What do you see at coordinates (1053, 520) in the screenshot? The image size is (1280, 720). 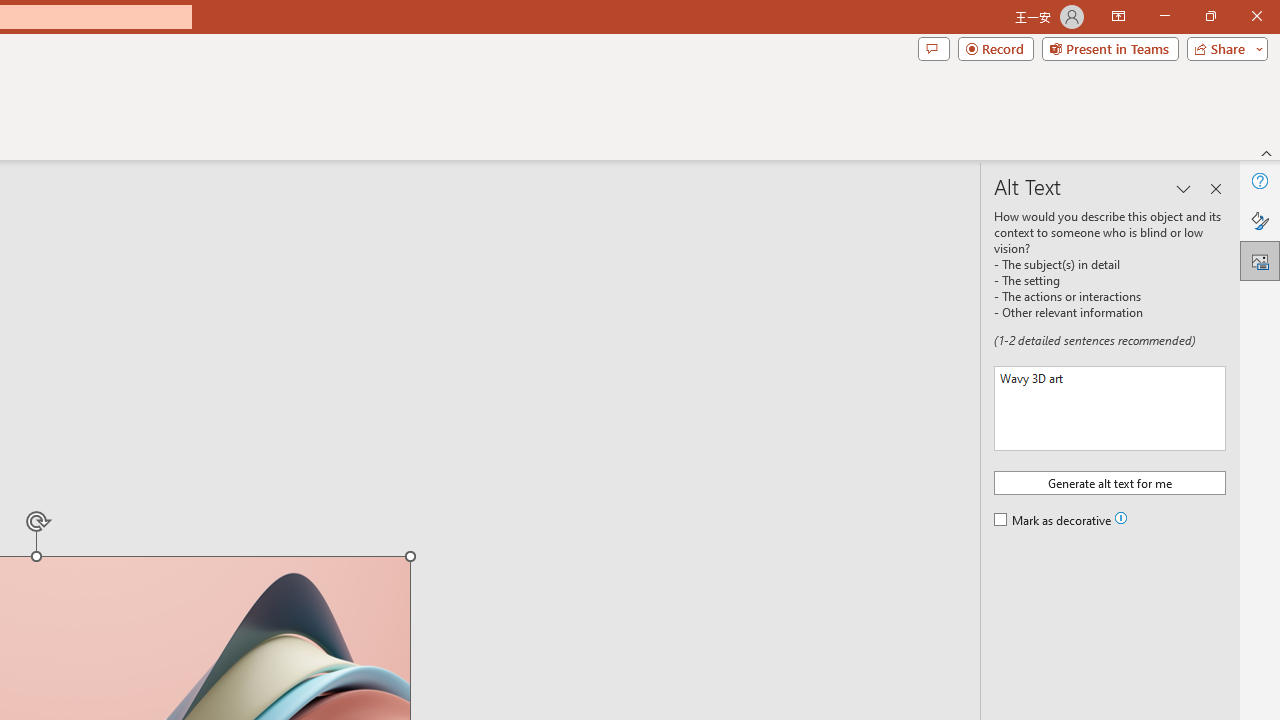 I see `'Mark as decorative'` at bounding box center [1053, 520].